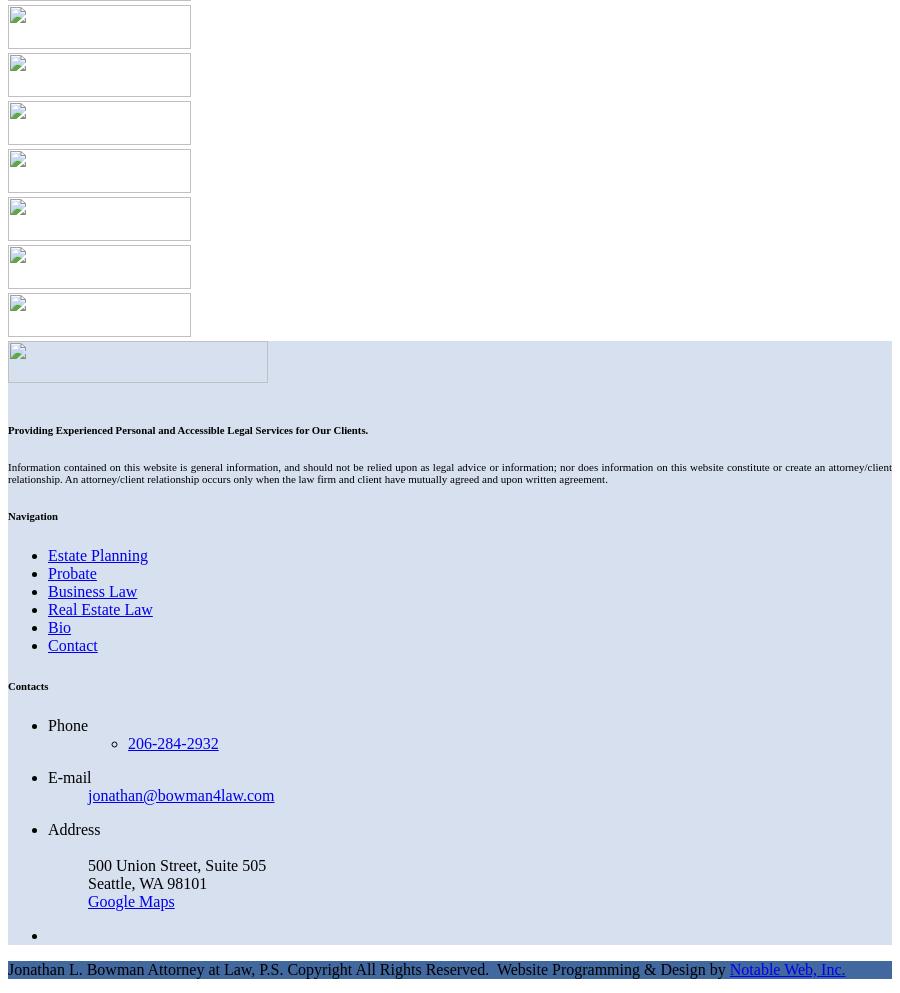 The height and width of the screenshot is (993, 900). What do you see at coordinates (612, 968) in the screenshot?
I see `'Website Programming & Design by'` at bounding box center [612, 968].